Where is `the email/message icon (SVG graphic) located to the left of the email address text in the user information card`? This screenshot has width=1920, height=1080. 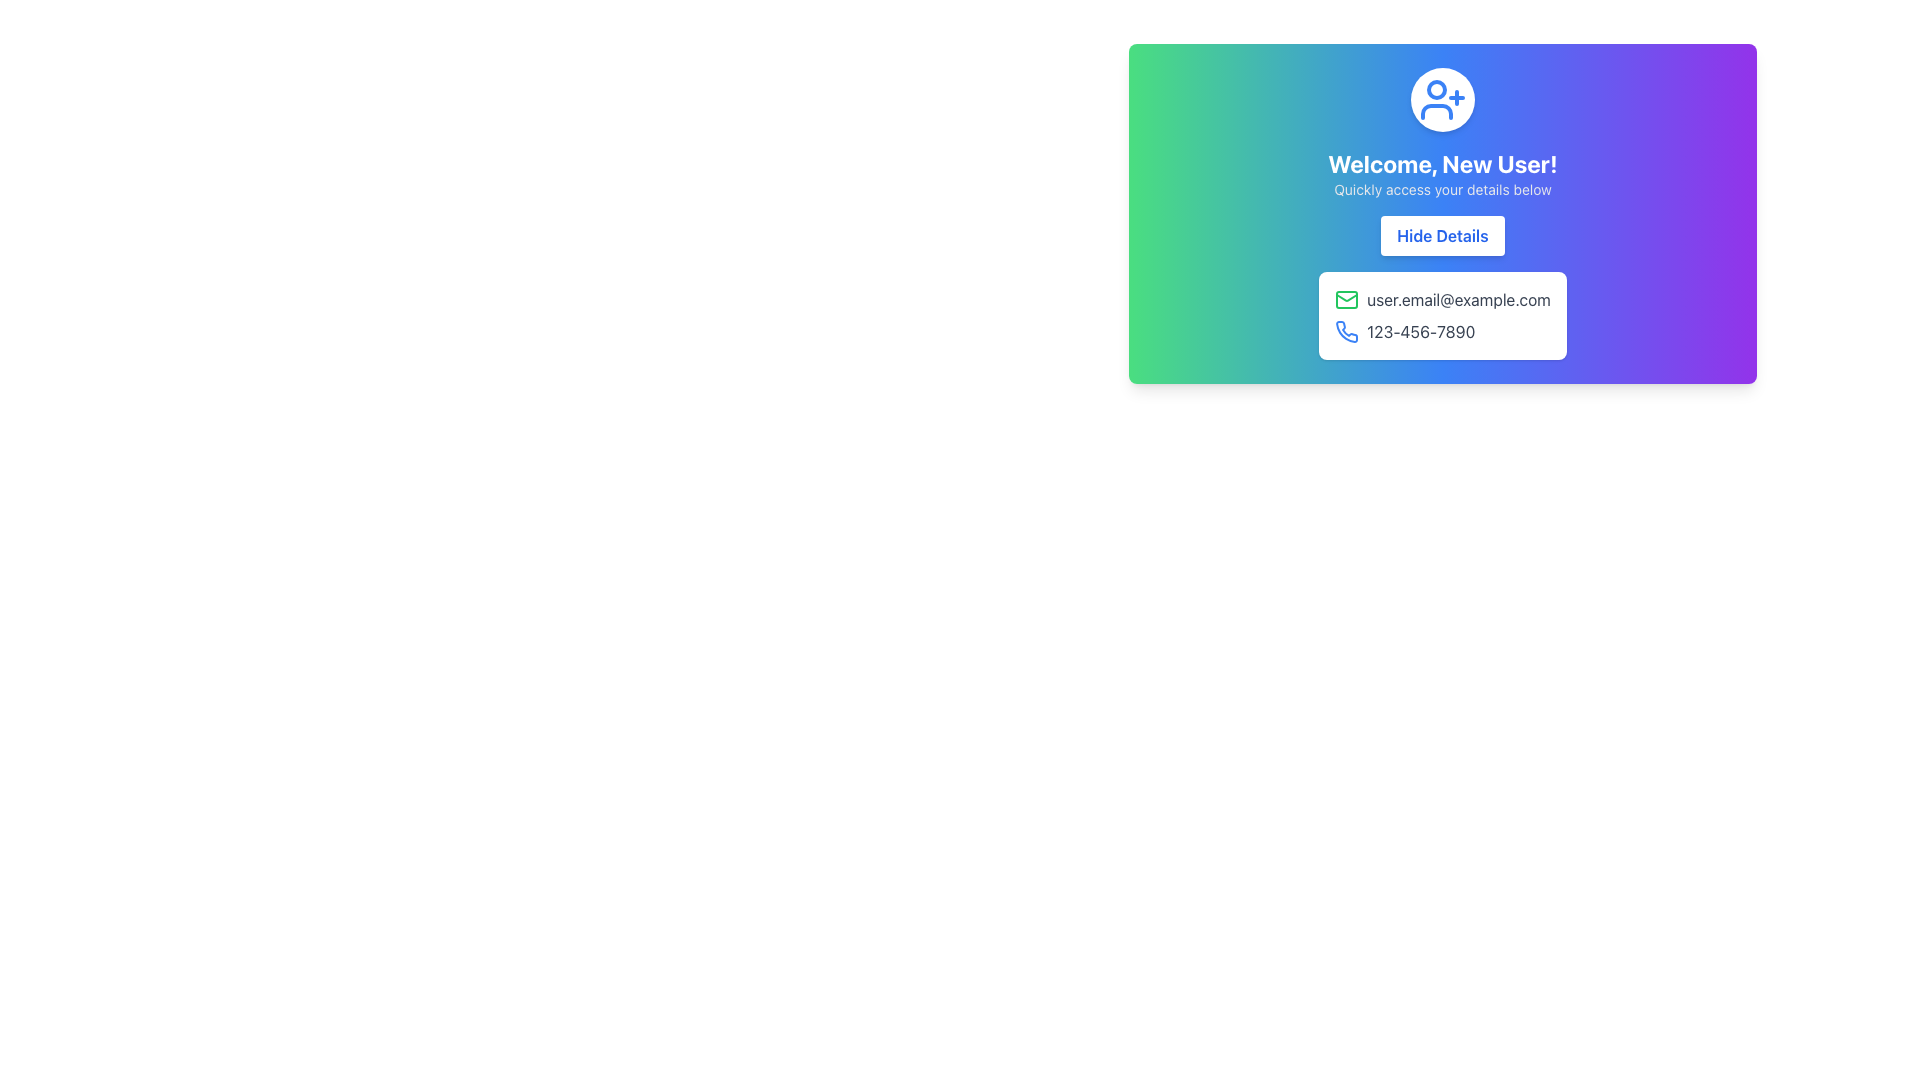 the email/message icon (SVG graphic) located to the left of the email address text in the user information card is located at coordinates (1347, 300).